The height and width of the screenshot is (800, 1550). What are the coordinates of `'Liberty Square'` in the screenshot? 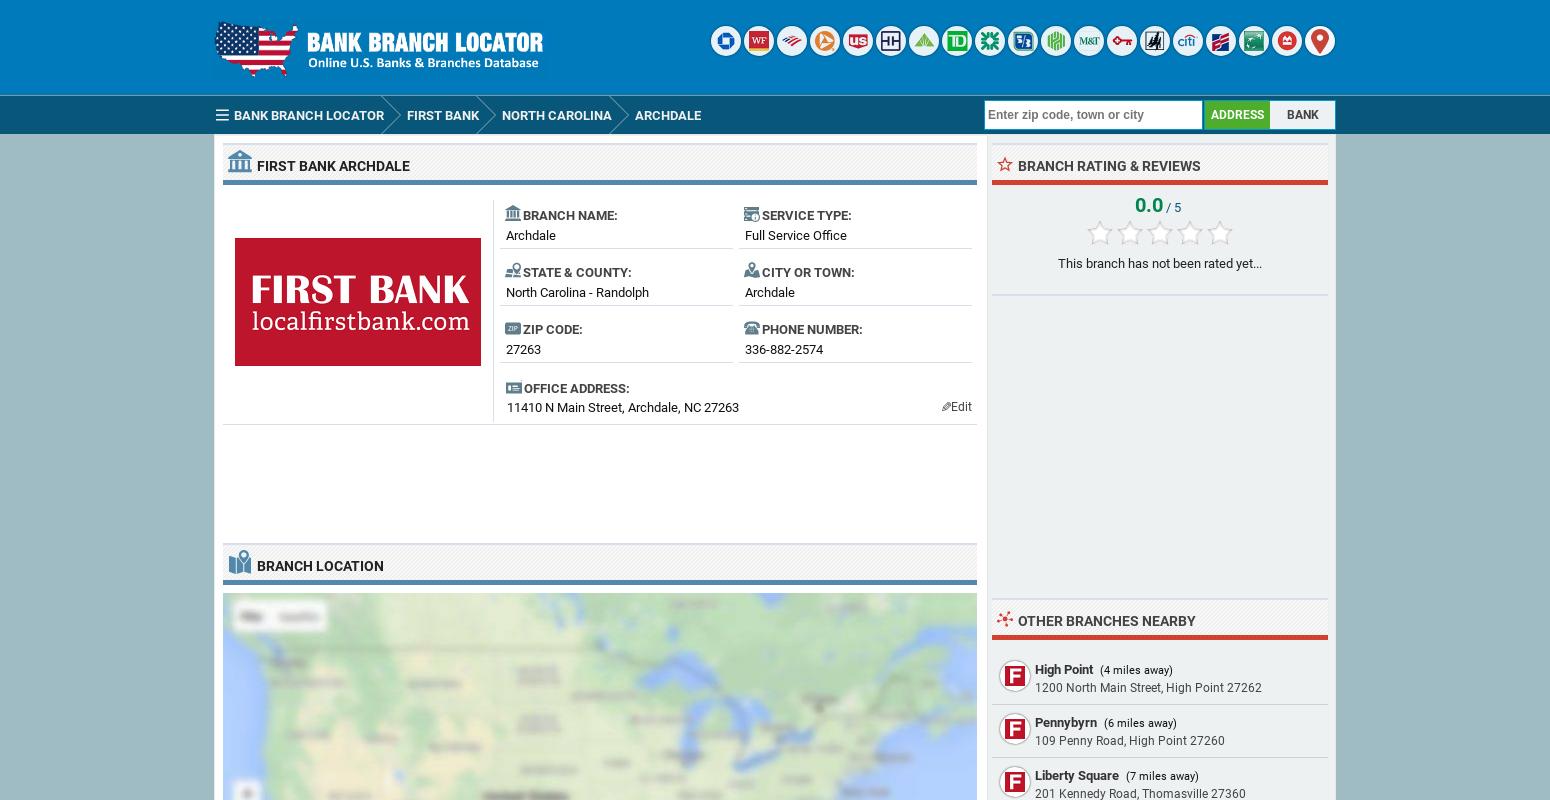 It's located at (1034, 774).